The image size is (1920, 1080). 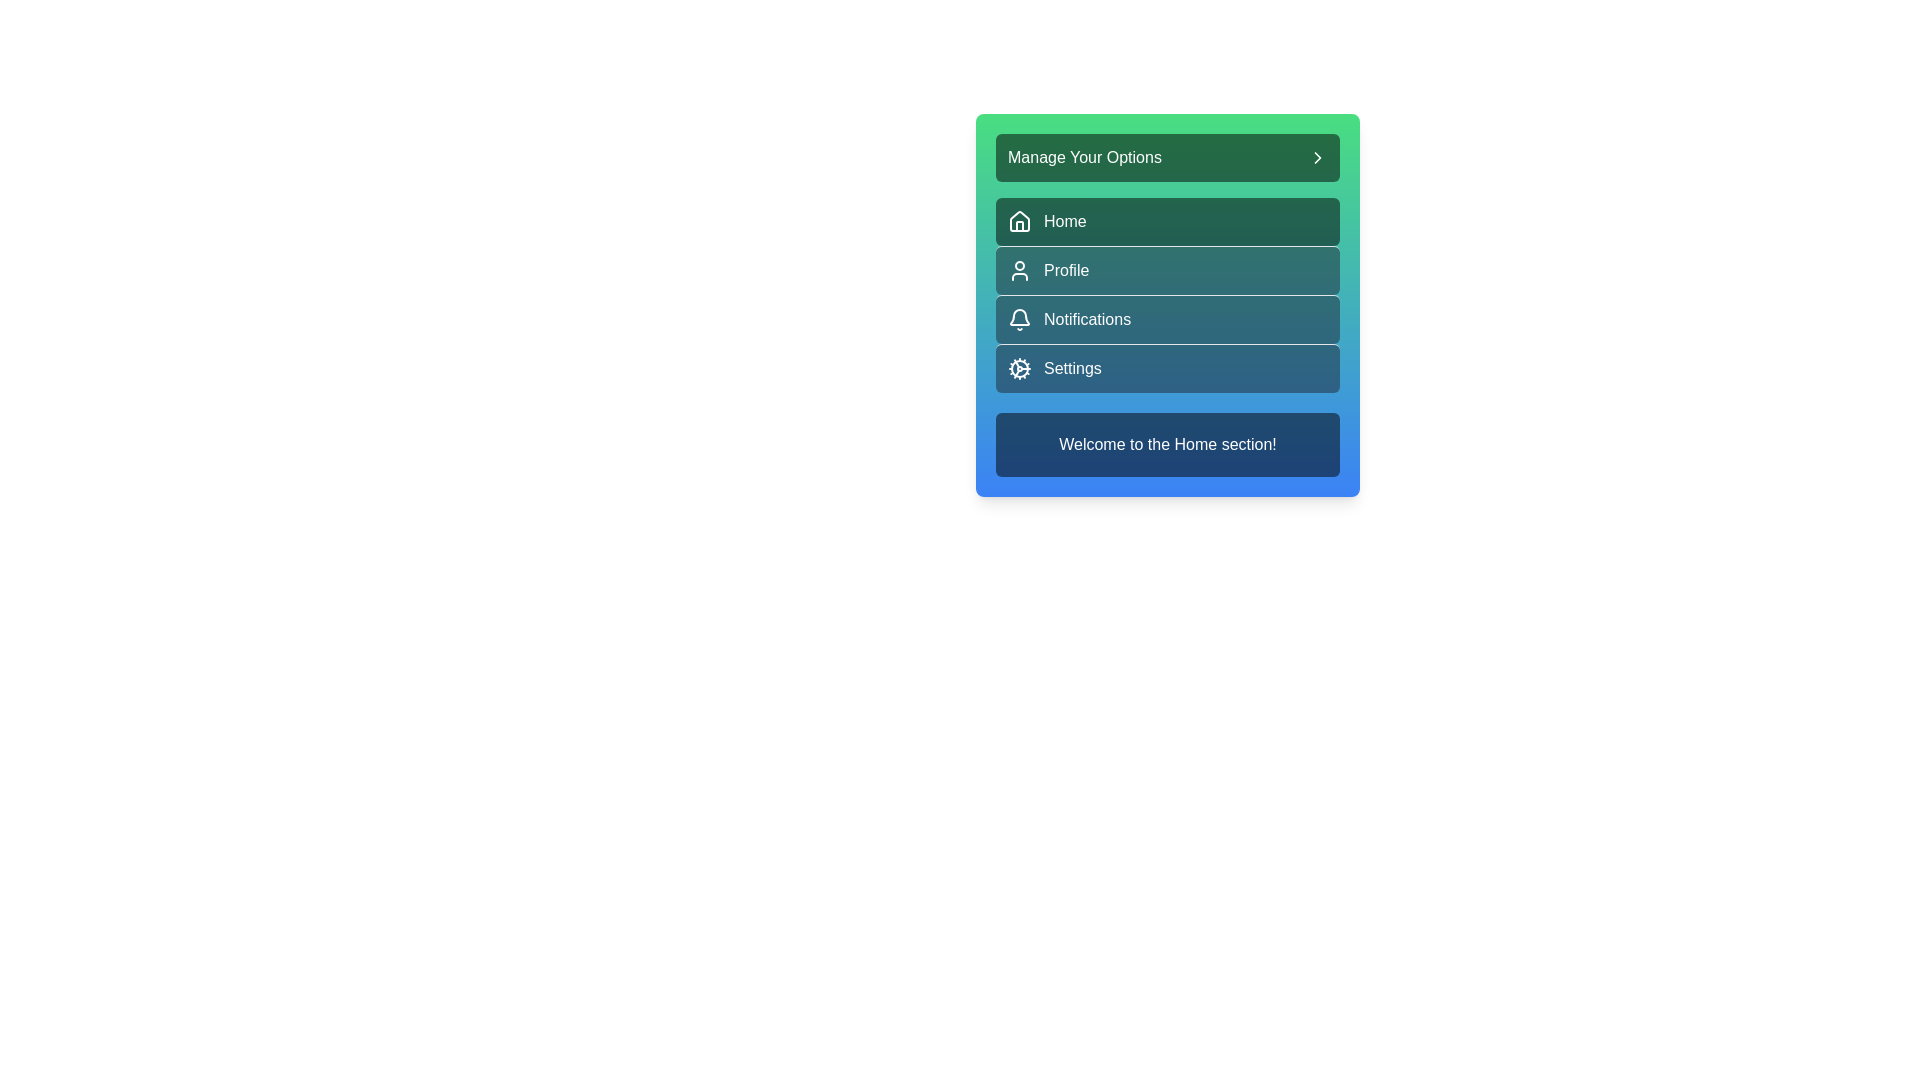 I want to click on the 'Home' icon located in the first row of the vertical menu, positioned to the left of the button labeled 'Home' as a visual cue, so click(x=1019, y=222).